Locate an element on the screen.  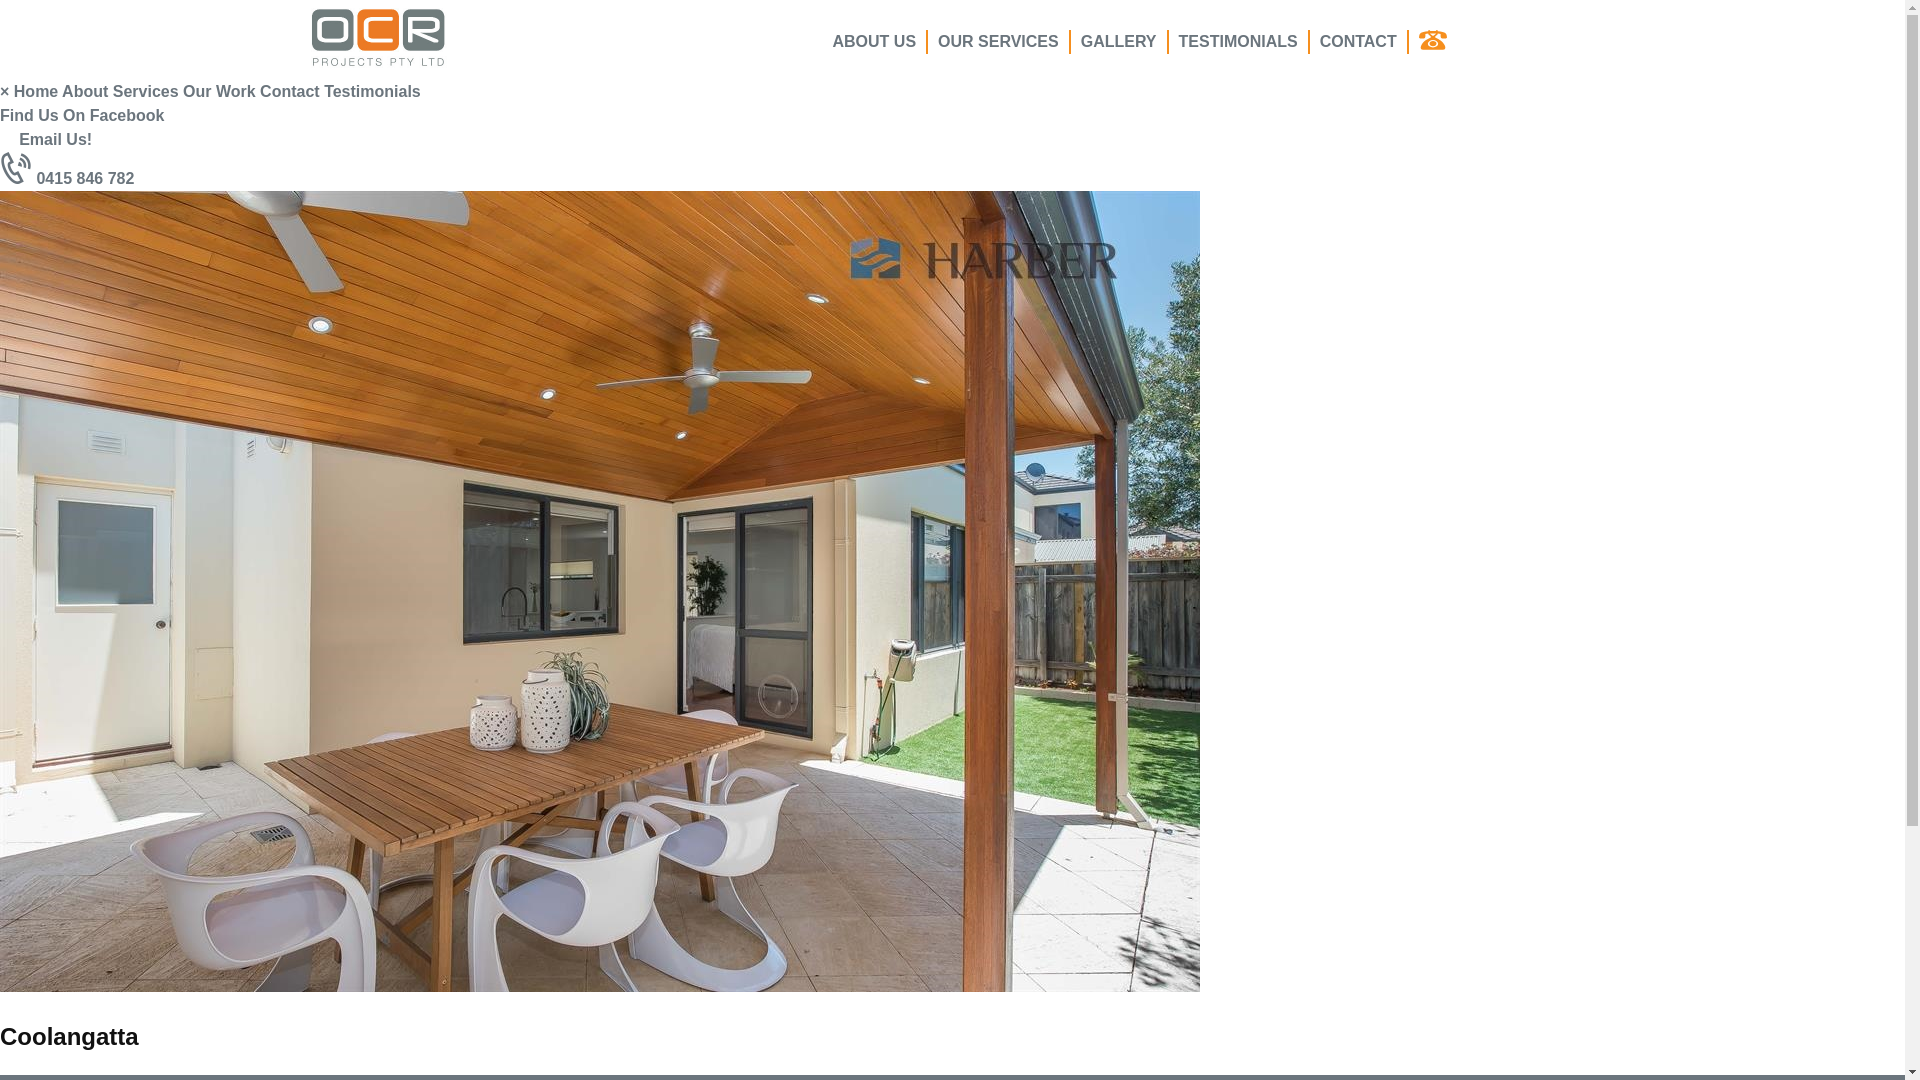
'Our Work' is located at coordinates (221, 91).